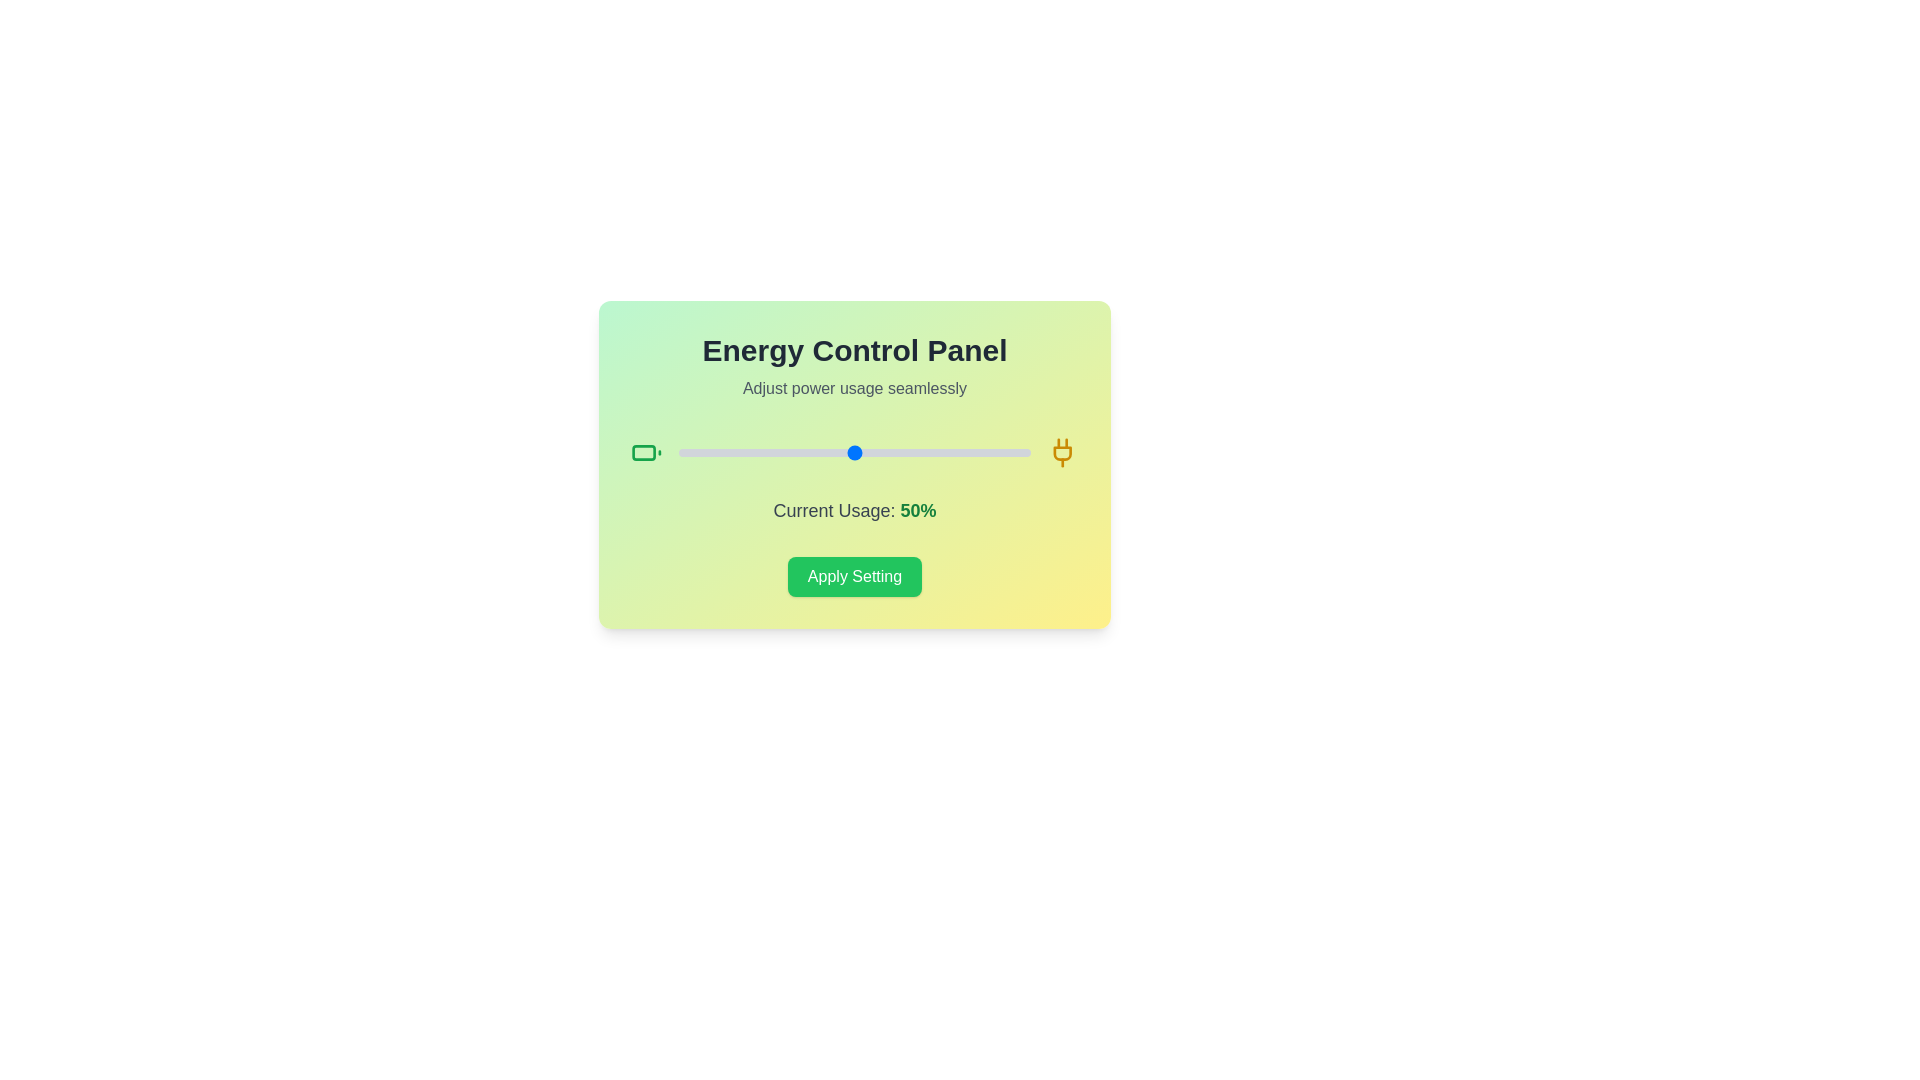 This screenshot has height=1080, width=1920. I want to click on the energy usage slider, so click(942, 452).